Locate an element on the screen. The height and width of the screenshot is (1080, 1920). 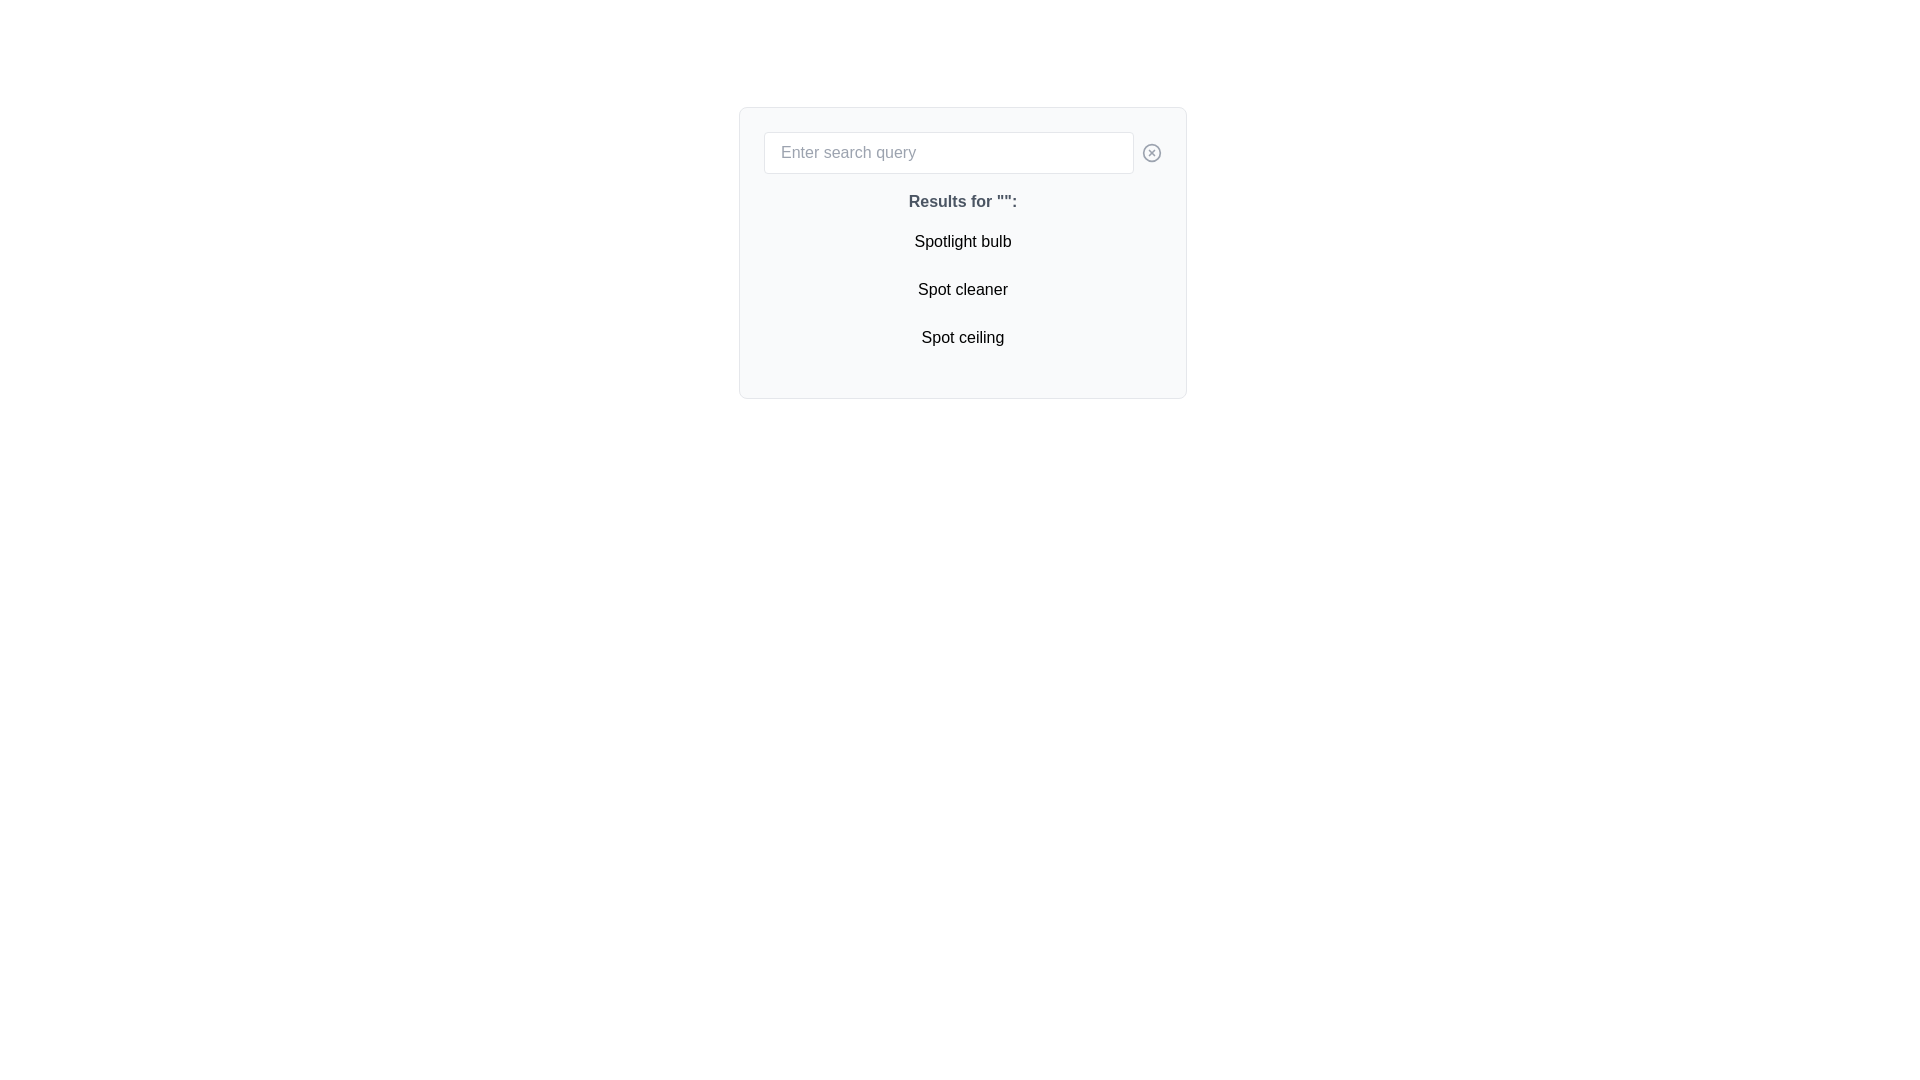
the lowercase letter 'p' in the text string 'Spot ceiling', which is the third character of the word 'Spot' located under the 'Results for' section is located at coordinates (935, 336).